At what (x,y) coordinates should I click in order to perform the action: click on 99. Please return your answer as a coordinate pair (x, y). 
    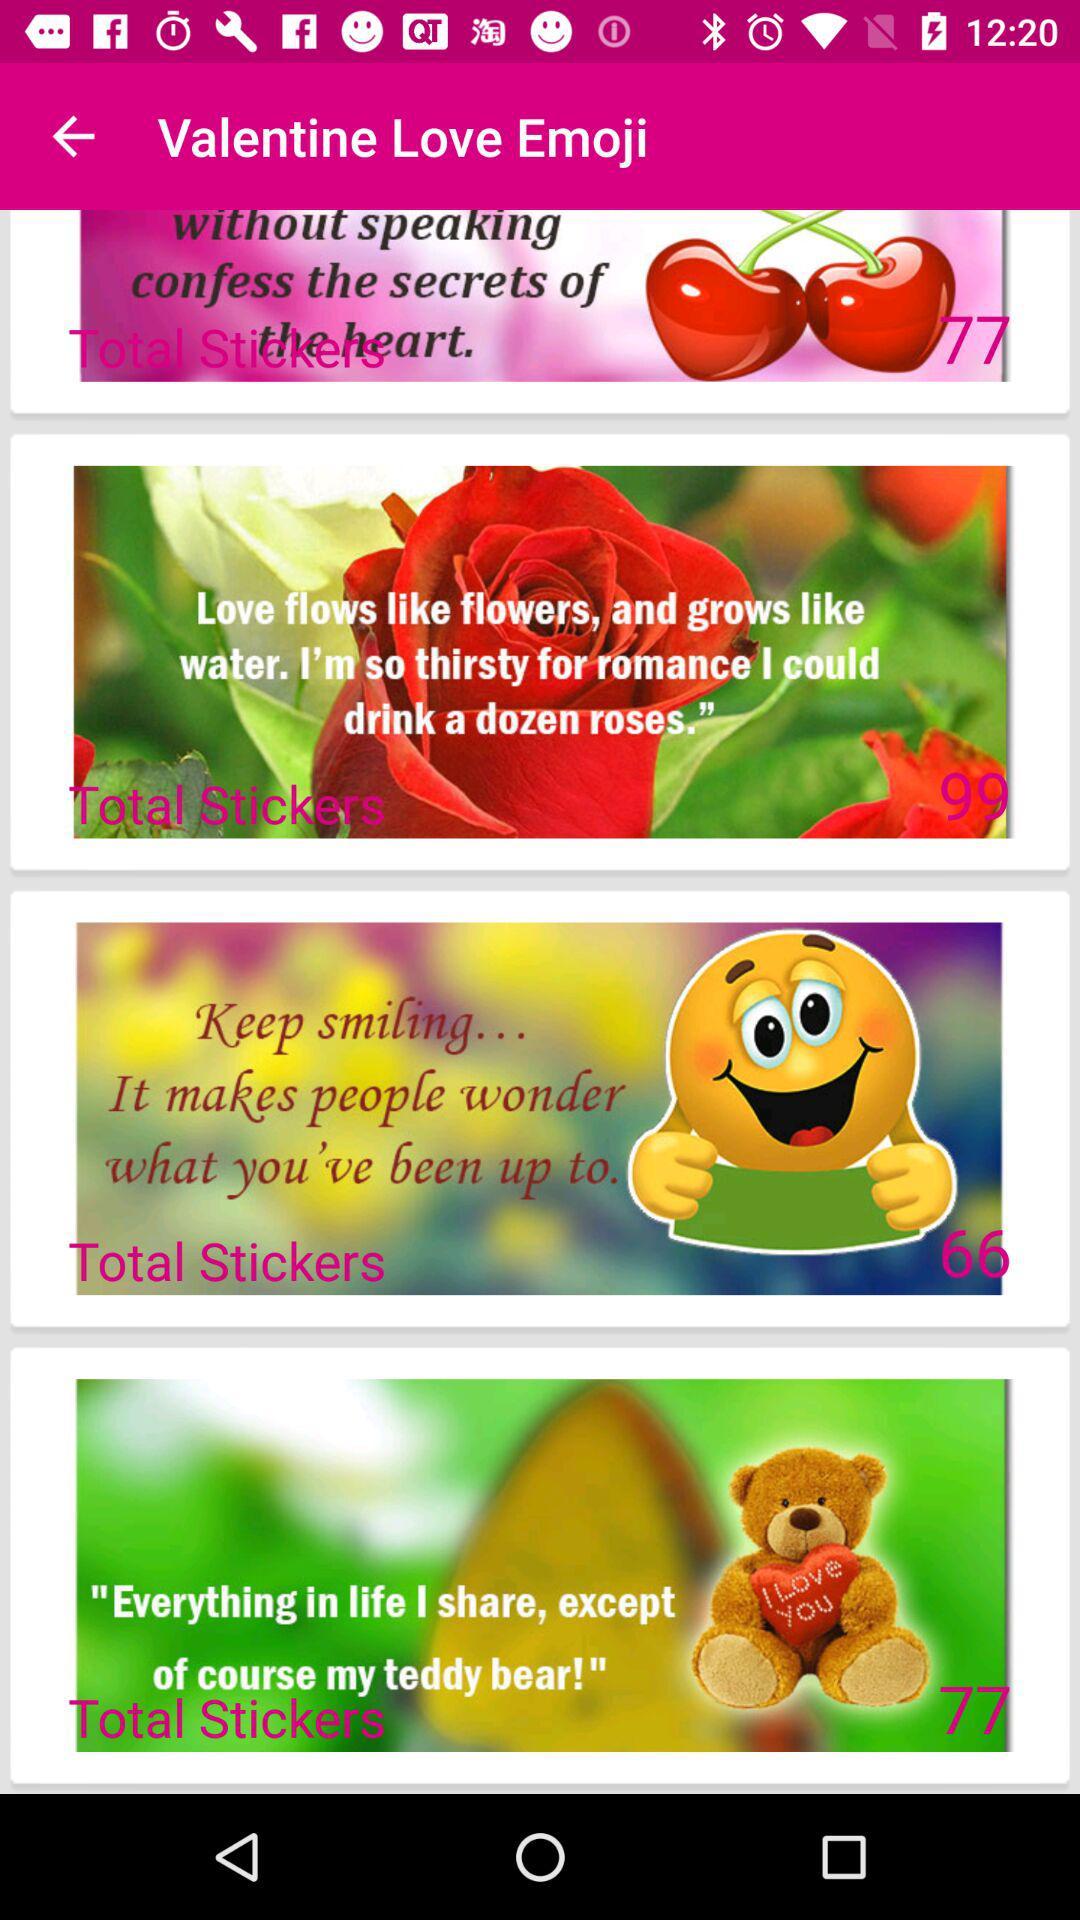
    Looking at the image, I should click on (974, 793).